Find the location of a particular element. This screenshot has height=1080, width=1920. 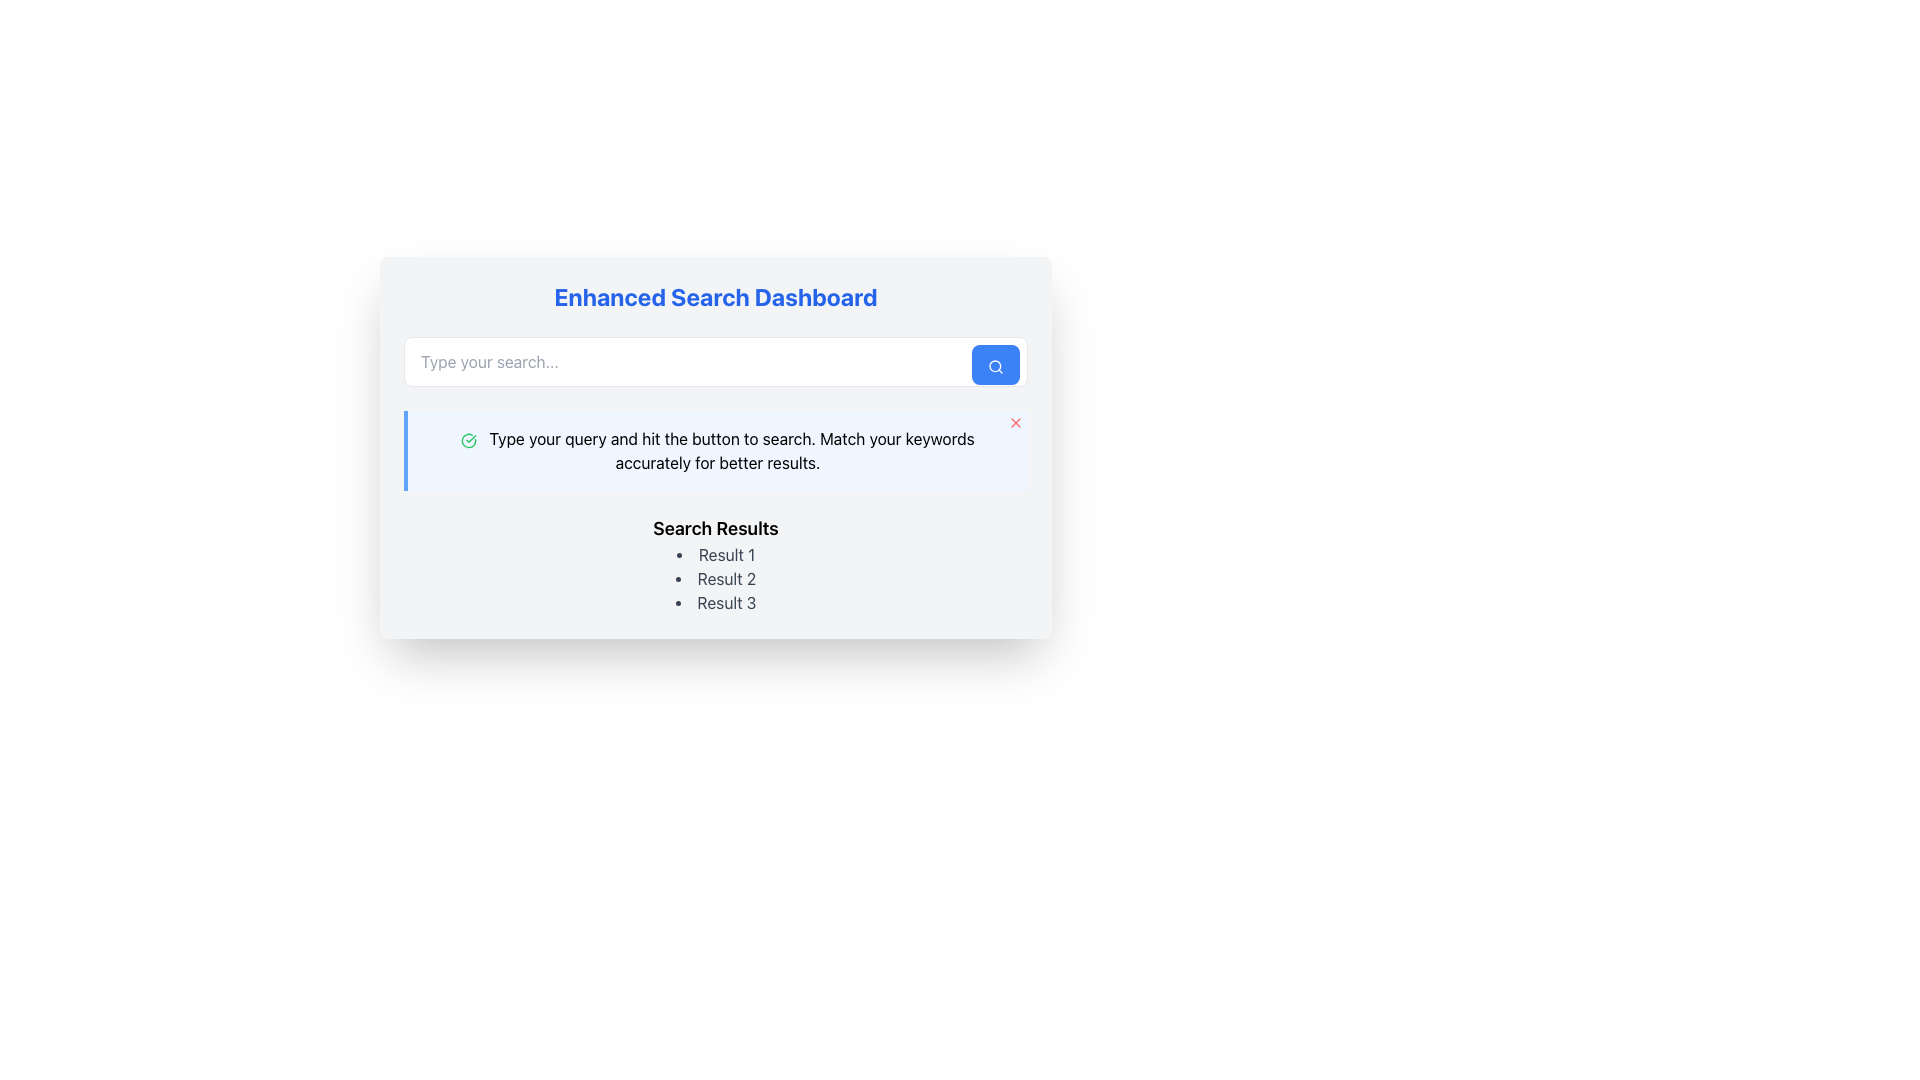

the green outlined circle graphical icon with a check mark inside, which is located to the left of the instruction text 'Type your query...' is located at coordinates (468, 439).